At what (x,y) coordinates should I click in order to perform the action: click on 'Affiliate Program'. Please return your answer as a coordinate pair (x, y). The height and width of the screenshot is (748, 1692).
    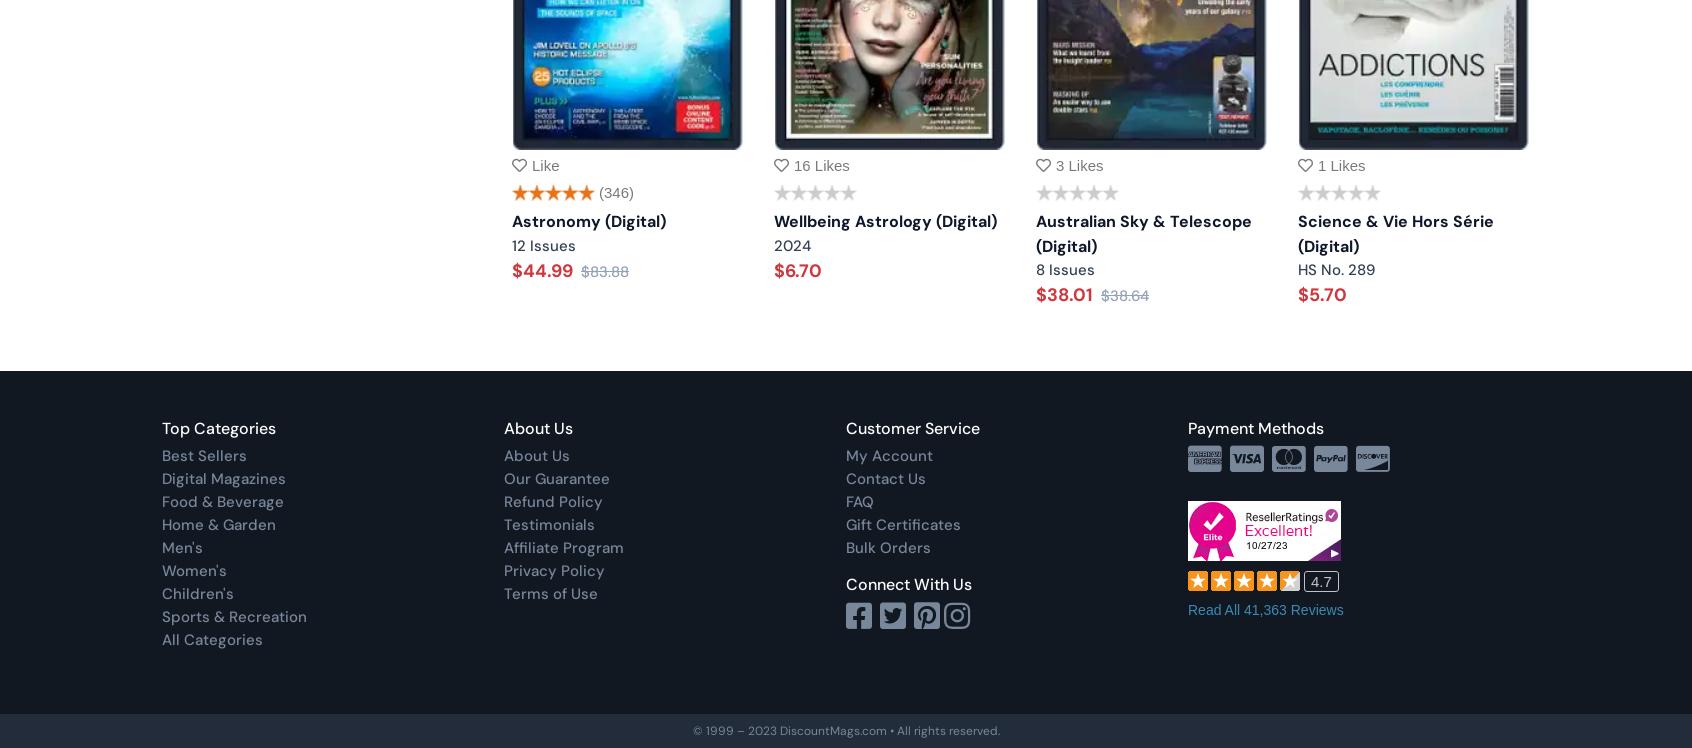
    Looking at the image, I should click on (563, 546).